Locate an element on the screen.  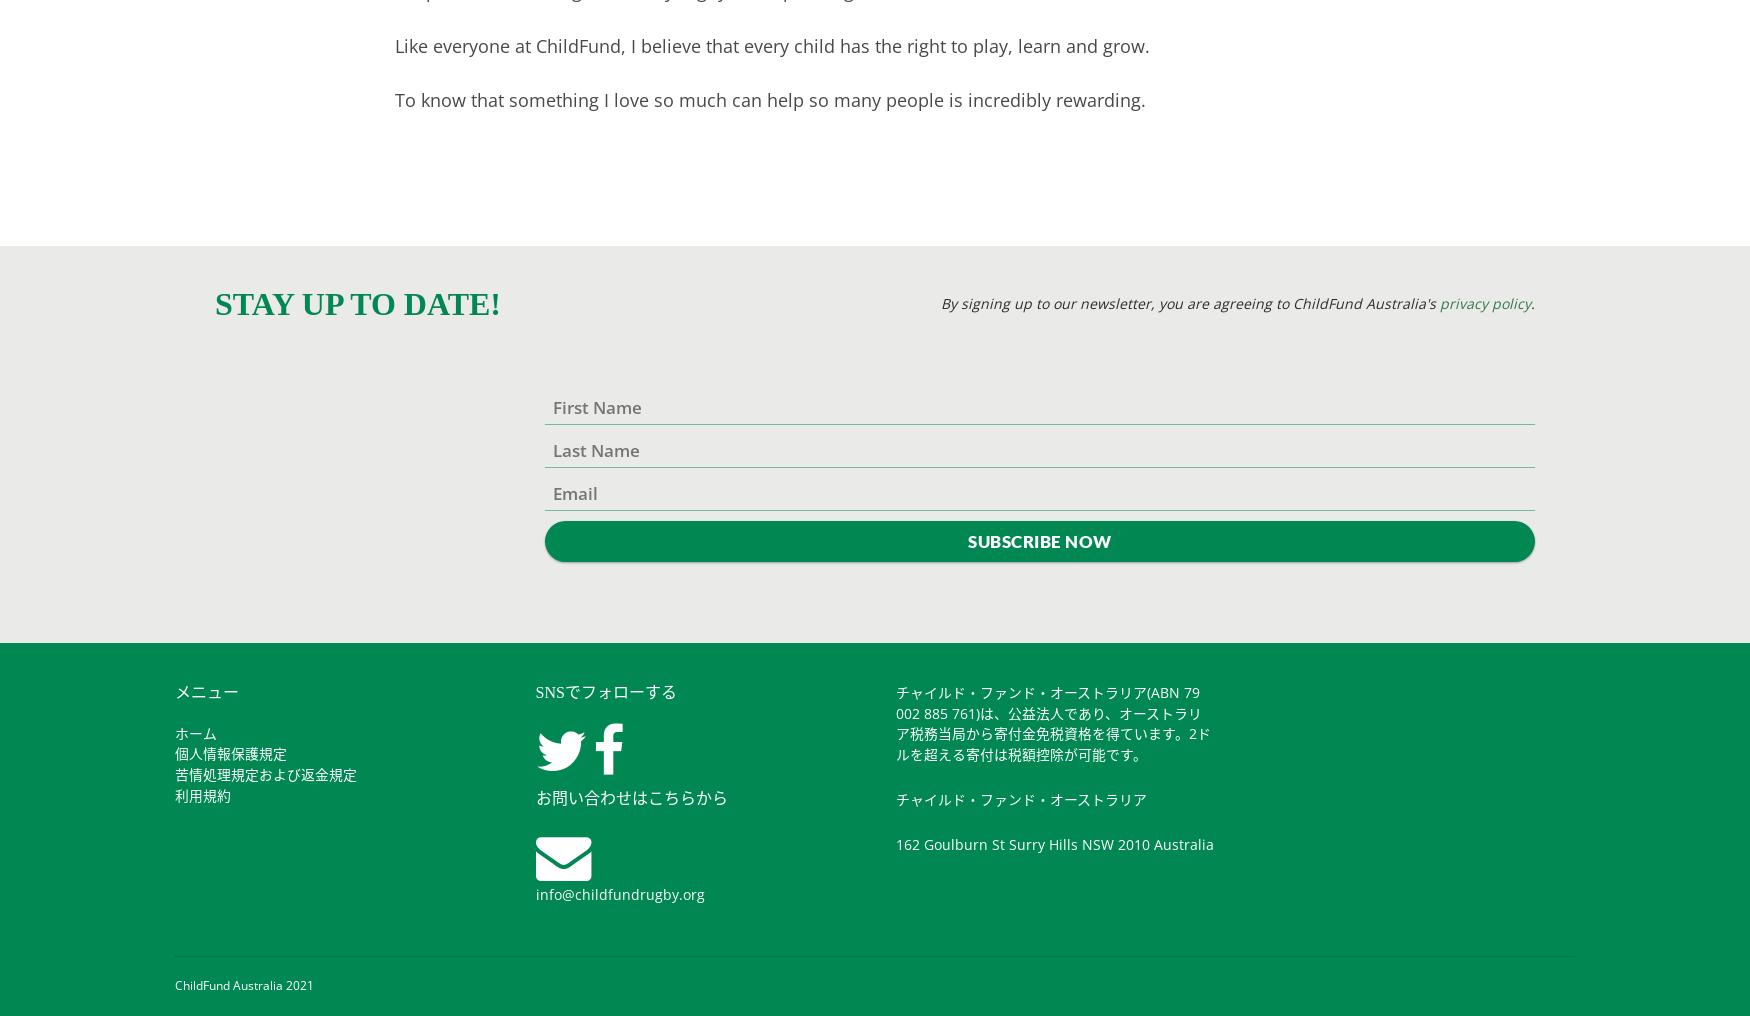
'Like everyone at ChildFund, I believe that every child has the right to play, learn and grow.' is located at coordinates (771, 44).